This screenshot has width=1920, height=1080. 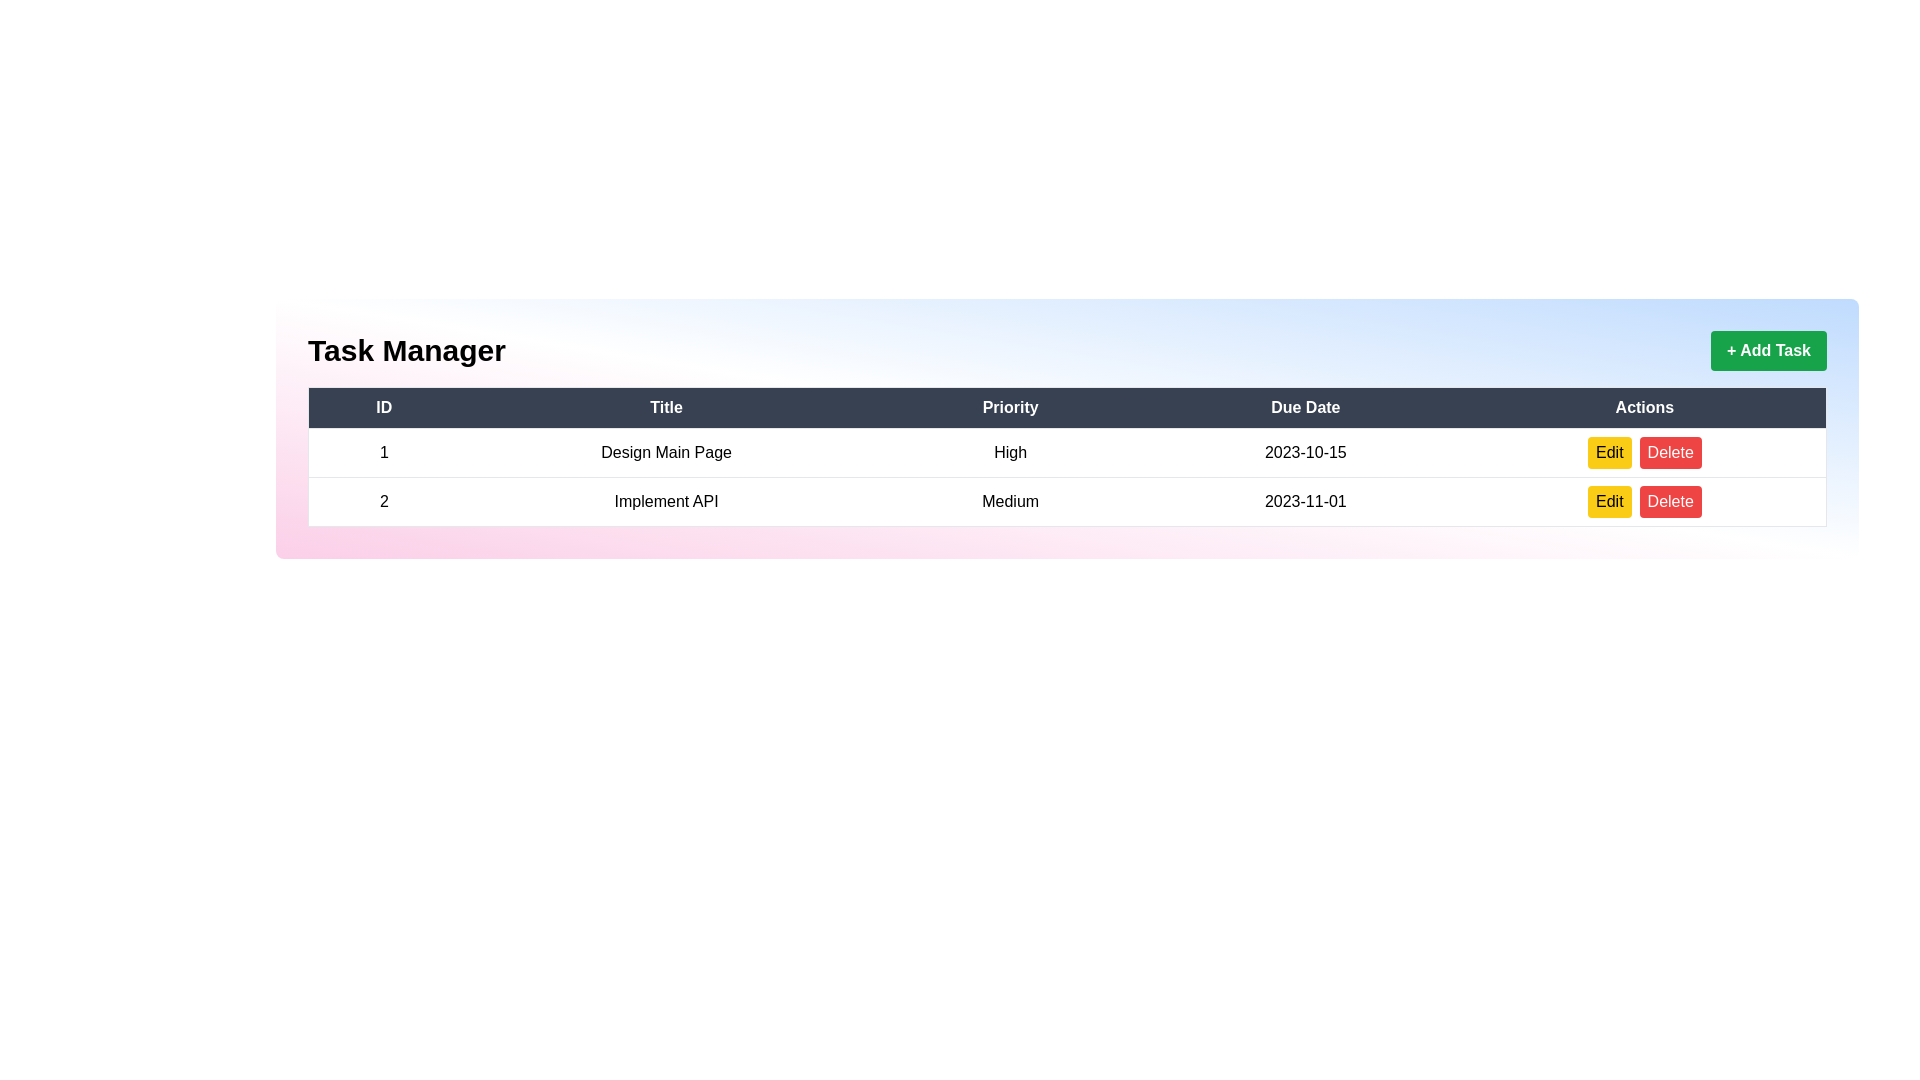 What do you see at coordinates (1305, 407) in the screenshot?
I see `the header label indicating the 'Due Date' in the table, which is positioned between 'Priority' and 'Actions'` at bounding box center [1305, 407].